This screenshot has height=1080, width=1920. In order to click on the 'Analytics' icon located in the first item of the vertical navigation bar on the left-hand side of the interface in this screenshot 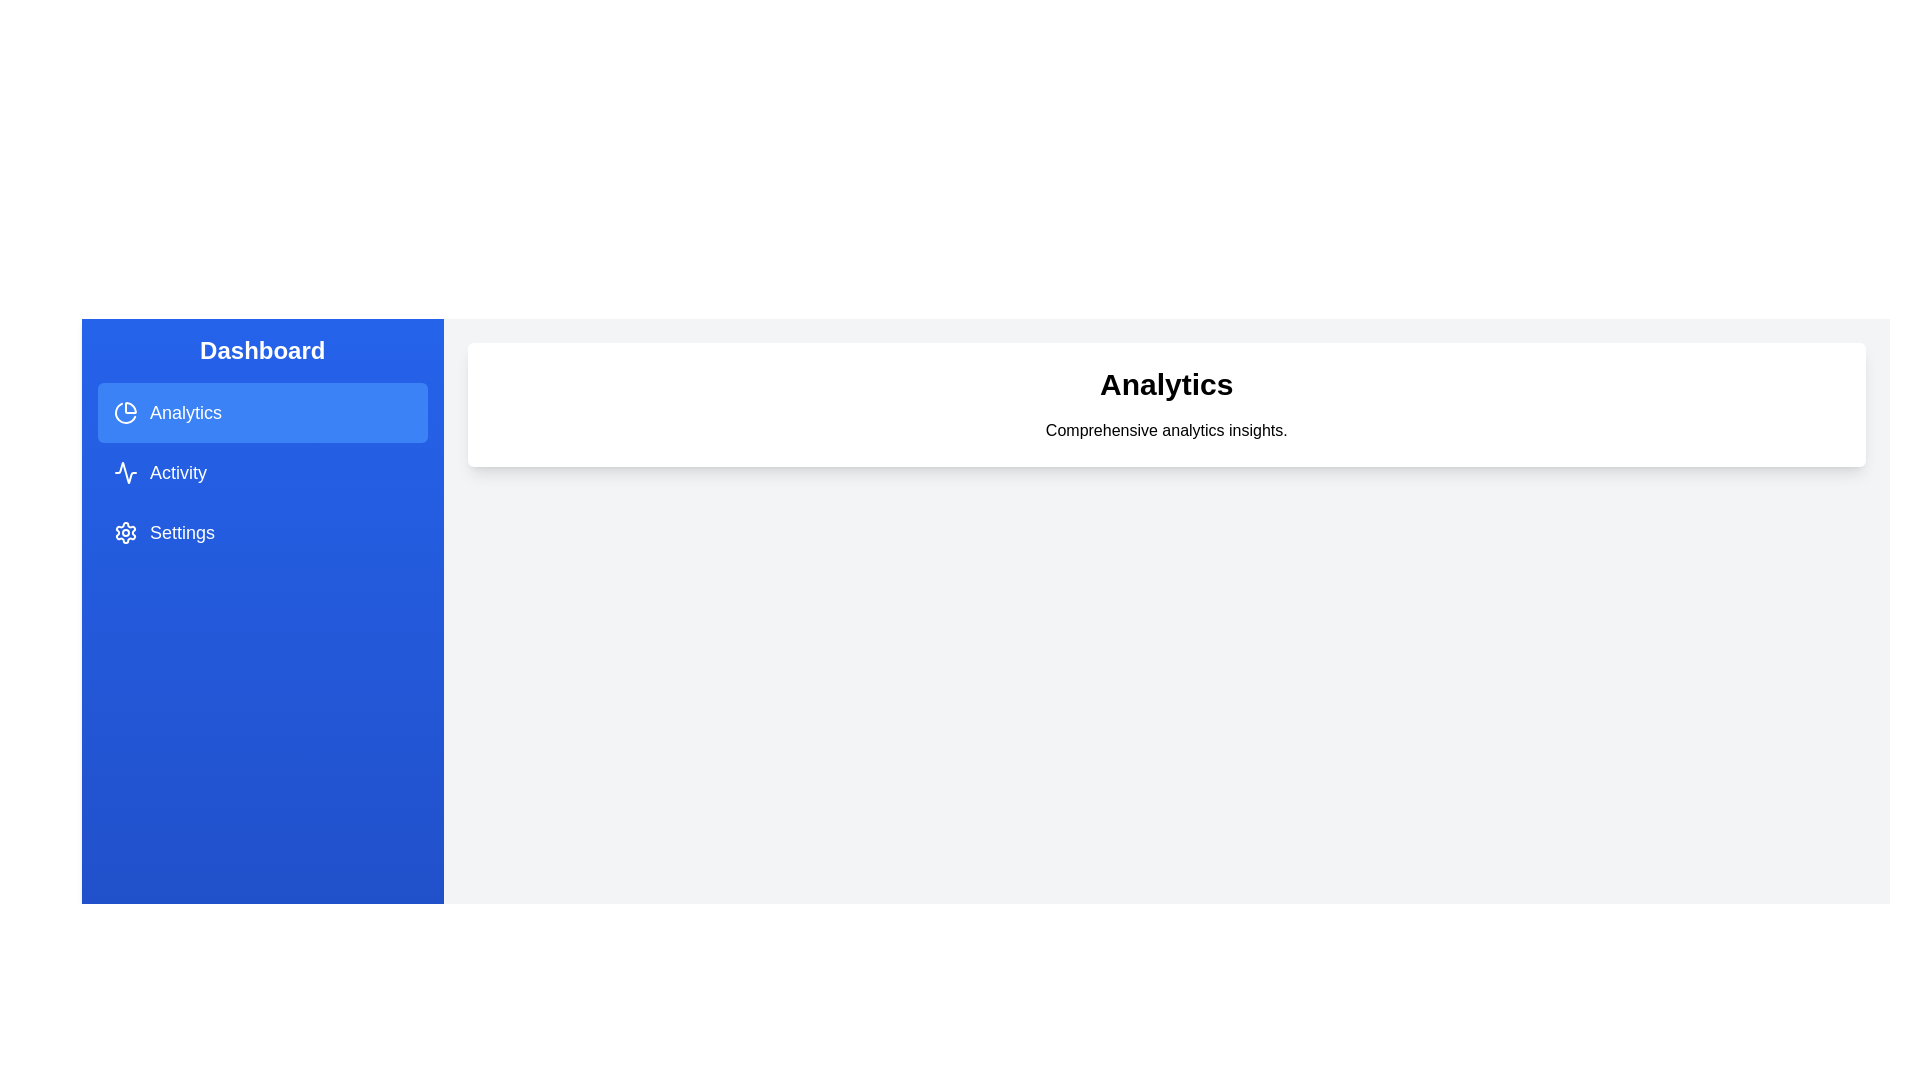, I will do `click(124, 411)`.